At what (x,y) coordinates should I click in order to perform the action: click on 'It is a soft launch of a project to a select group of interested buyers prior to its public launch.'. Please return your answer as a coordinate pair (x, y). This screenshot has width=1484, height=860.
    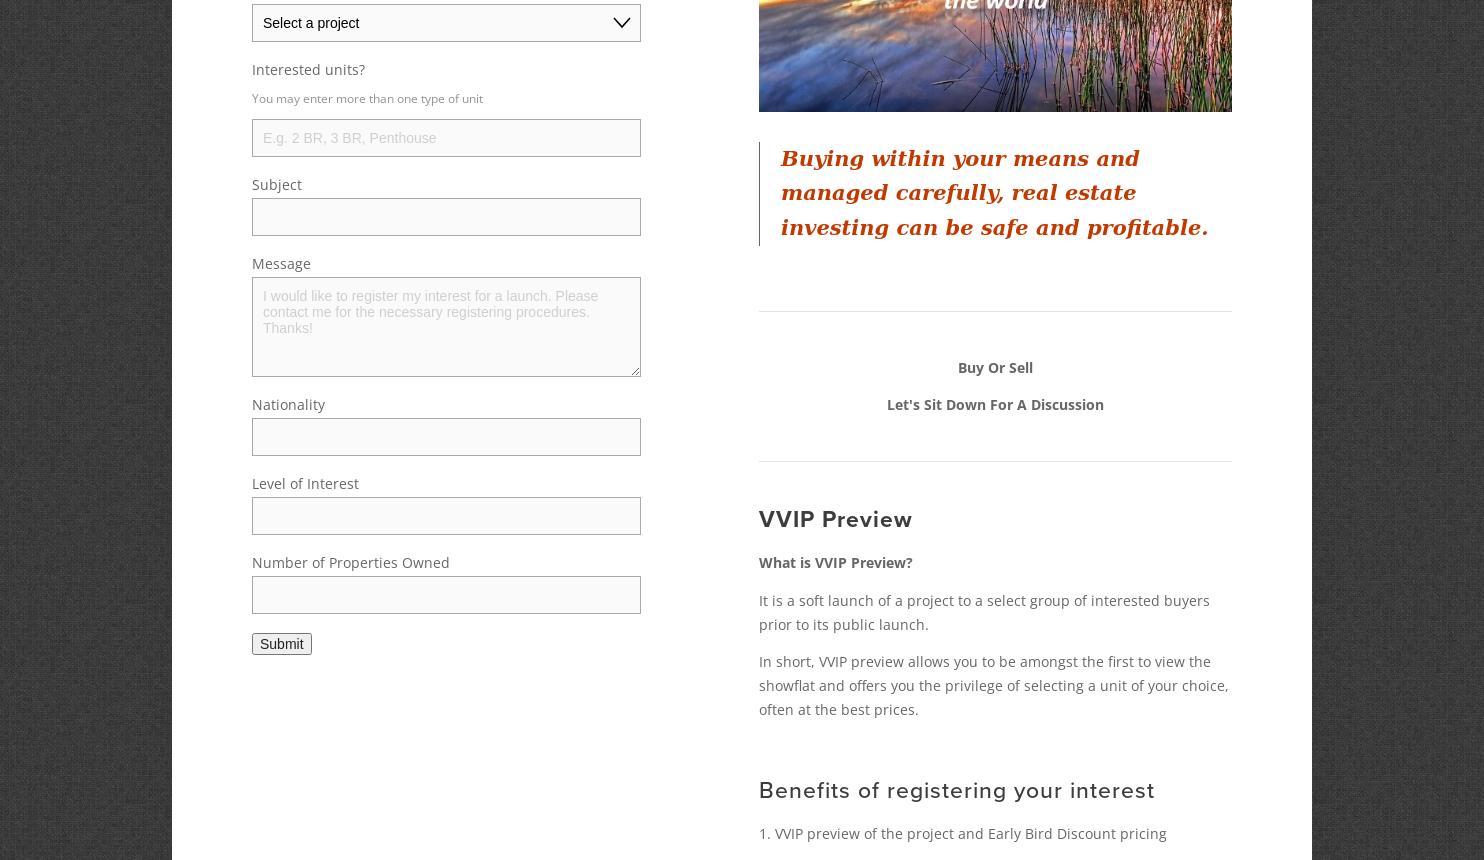
    Looking at the image, I should click on (985, 610).